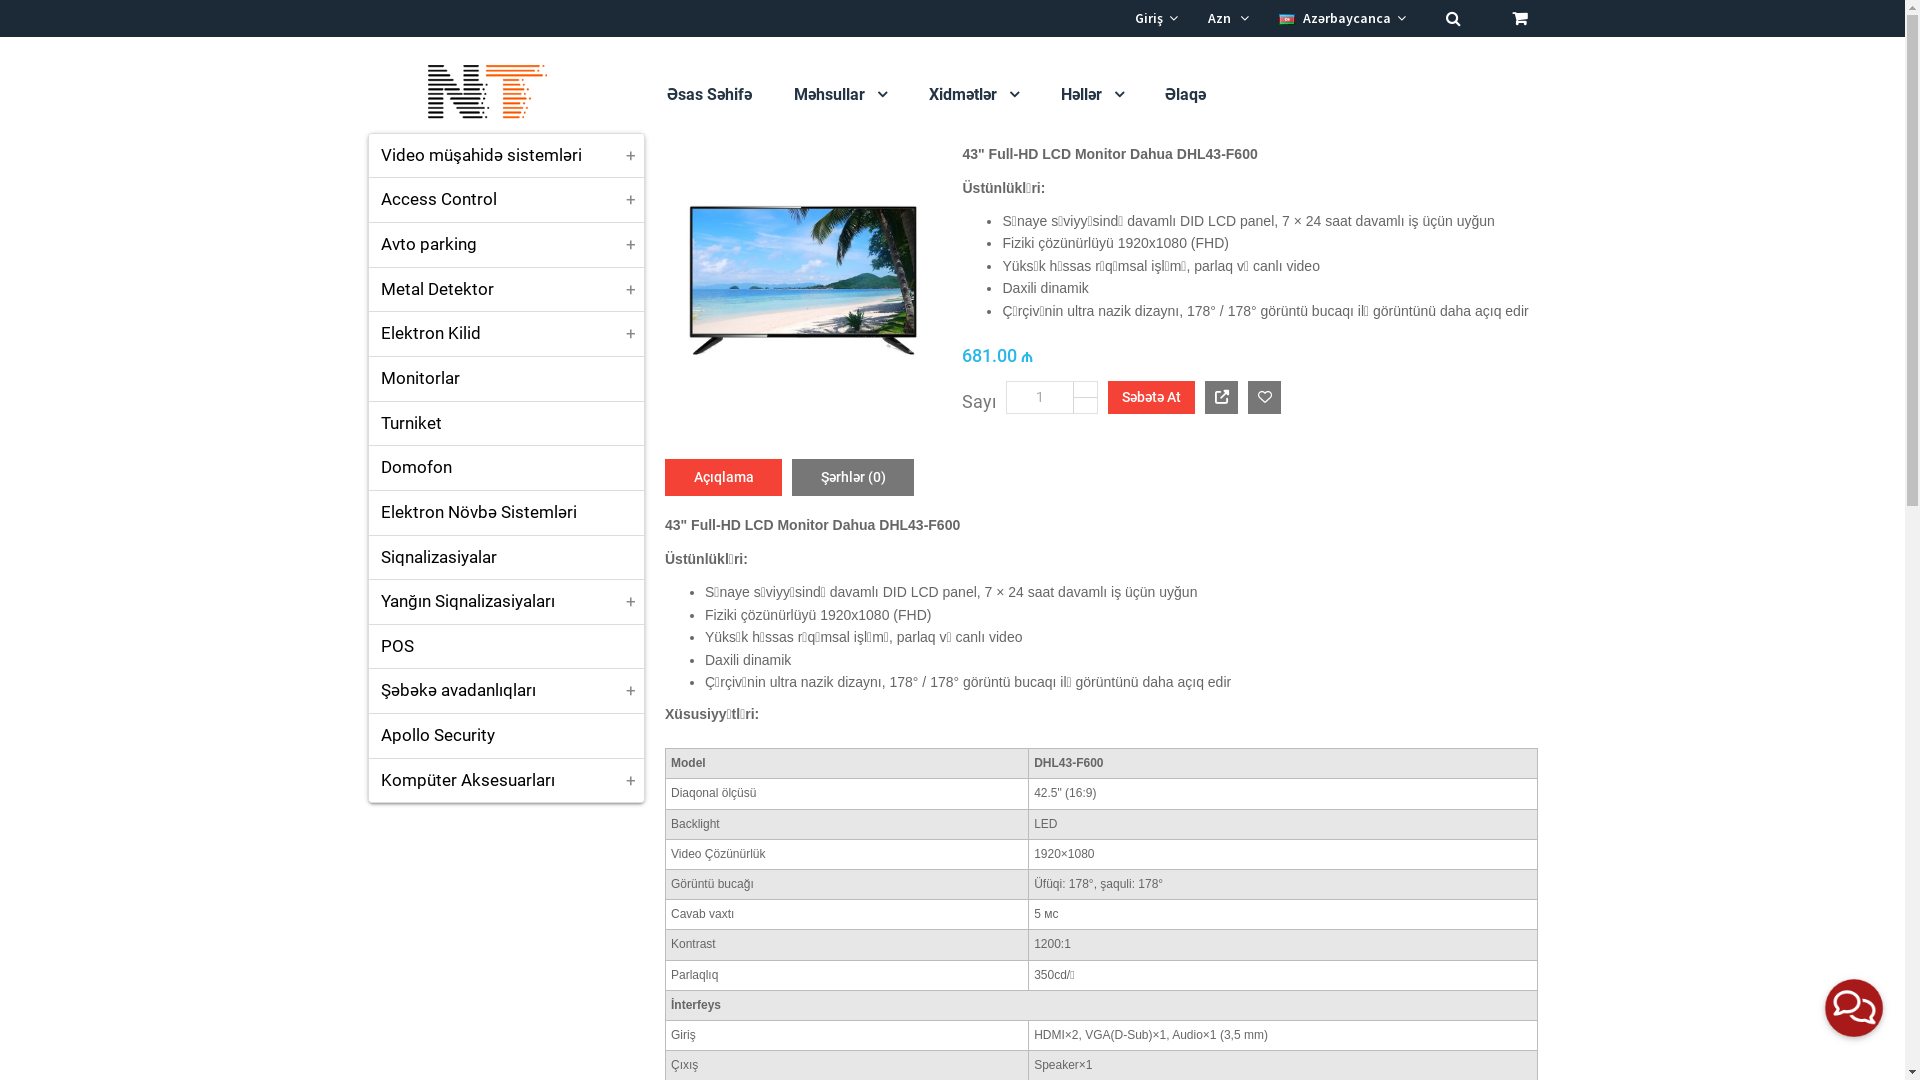  I want to click on 'Domofon', so click(505, 467).